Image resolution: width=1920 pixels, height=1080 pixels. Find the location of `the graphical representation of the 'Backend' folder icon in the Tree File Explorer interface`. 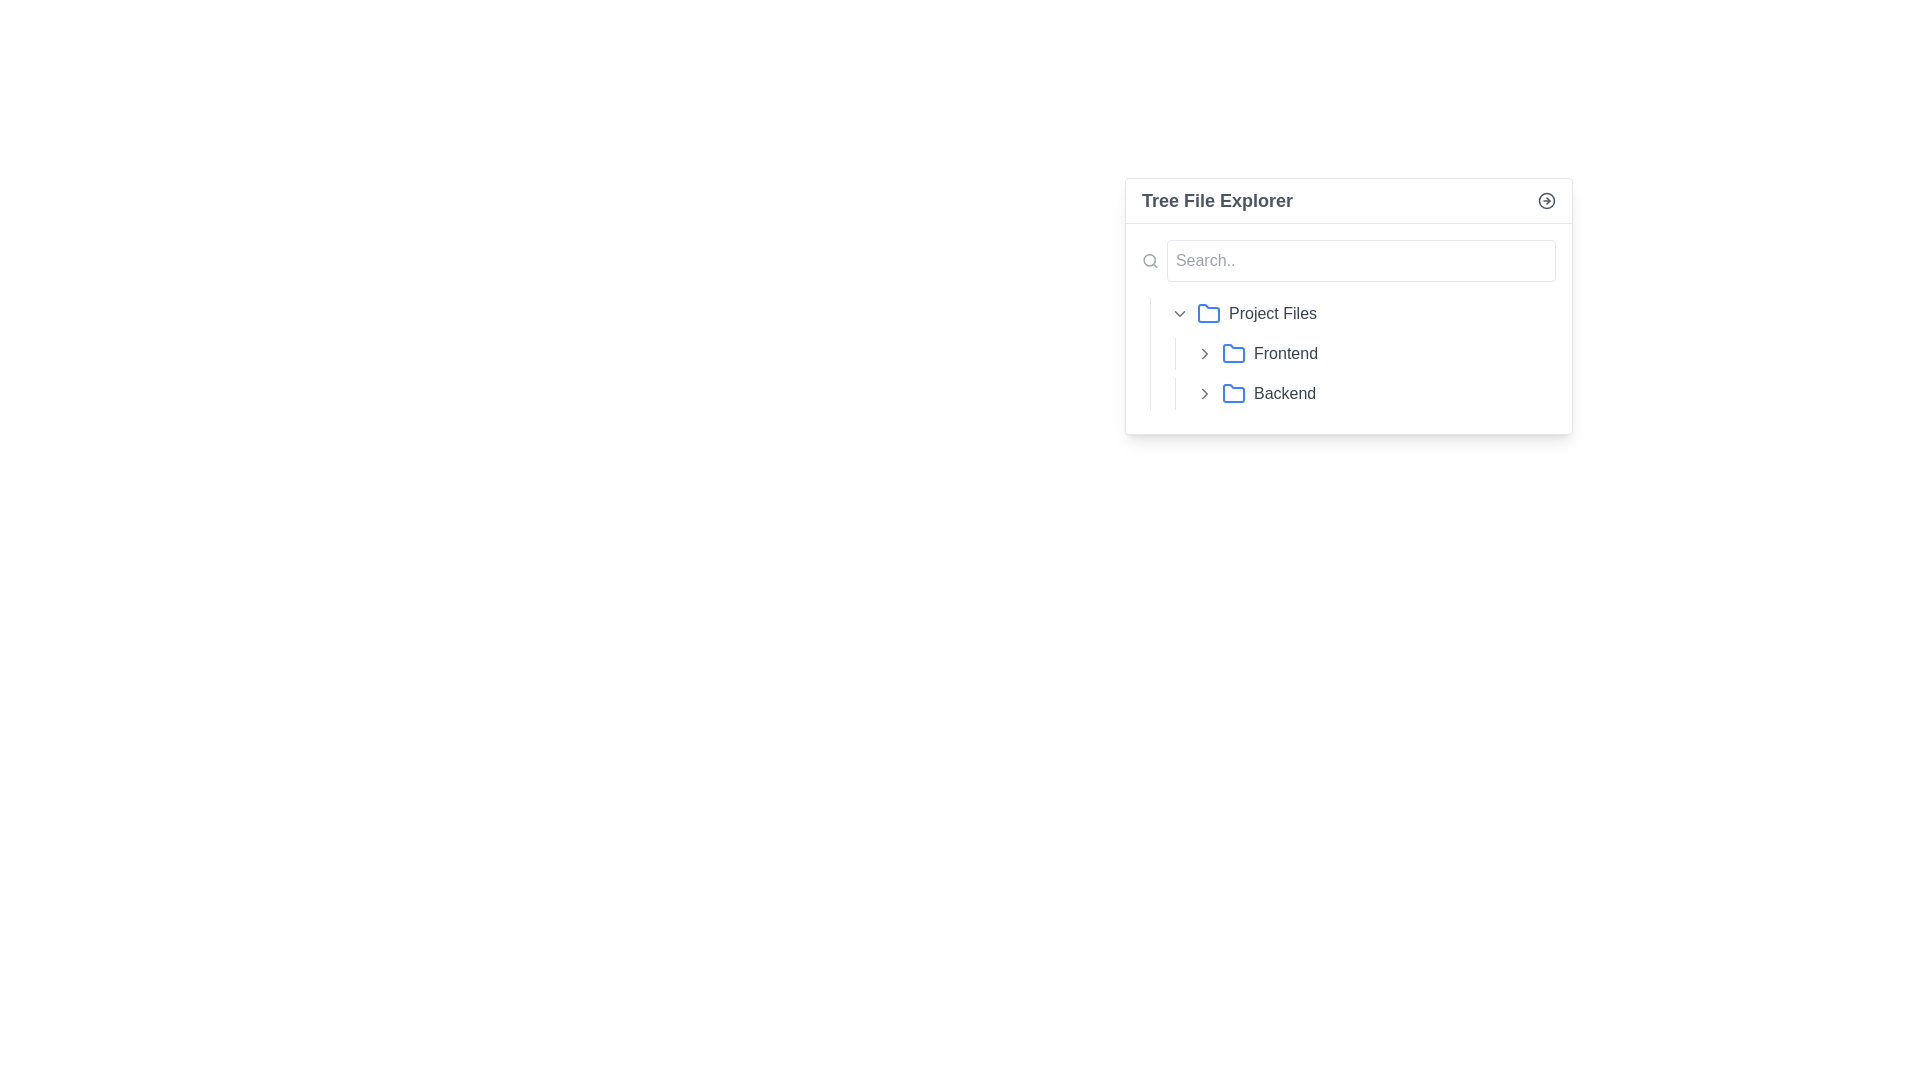

the graphical representation of the 'Backend' folder icon in the Tree File Explorer interface is located at coordinates (1232, 393).